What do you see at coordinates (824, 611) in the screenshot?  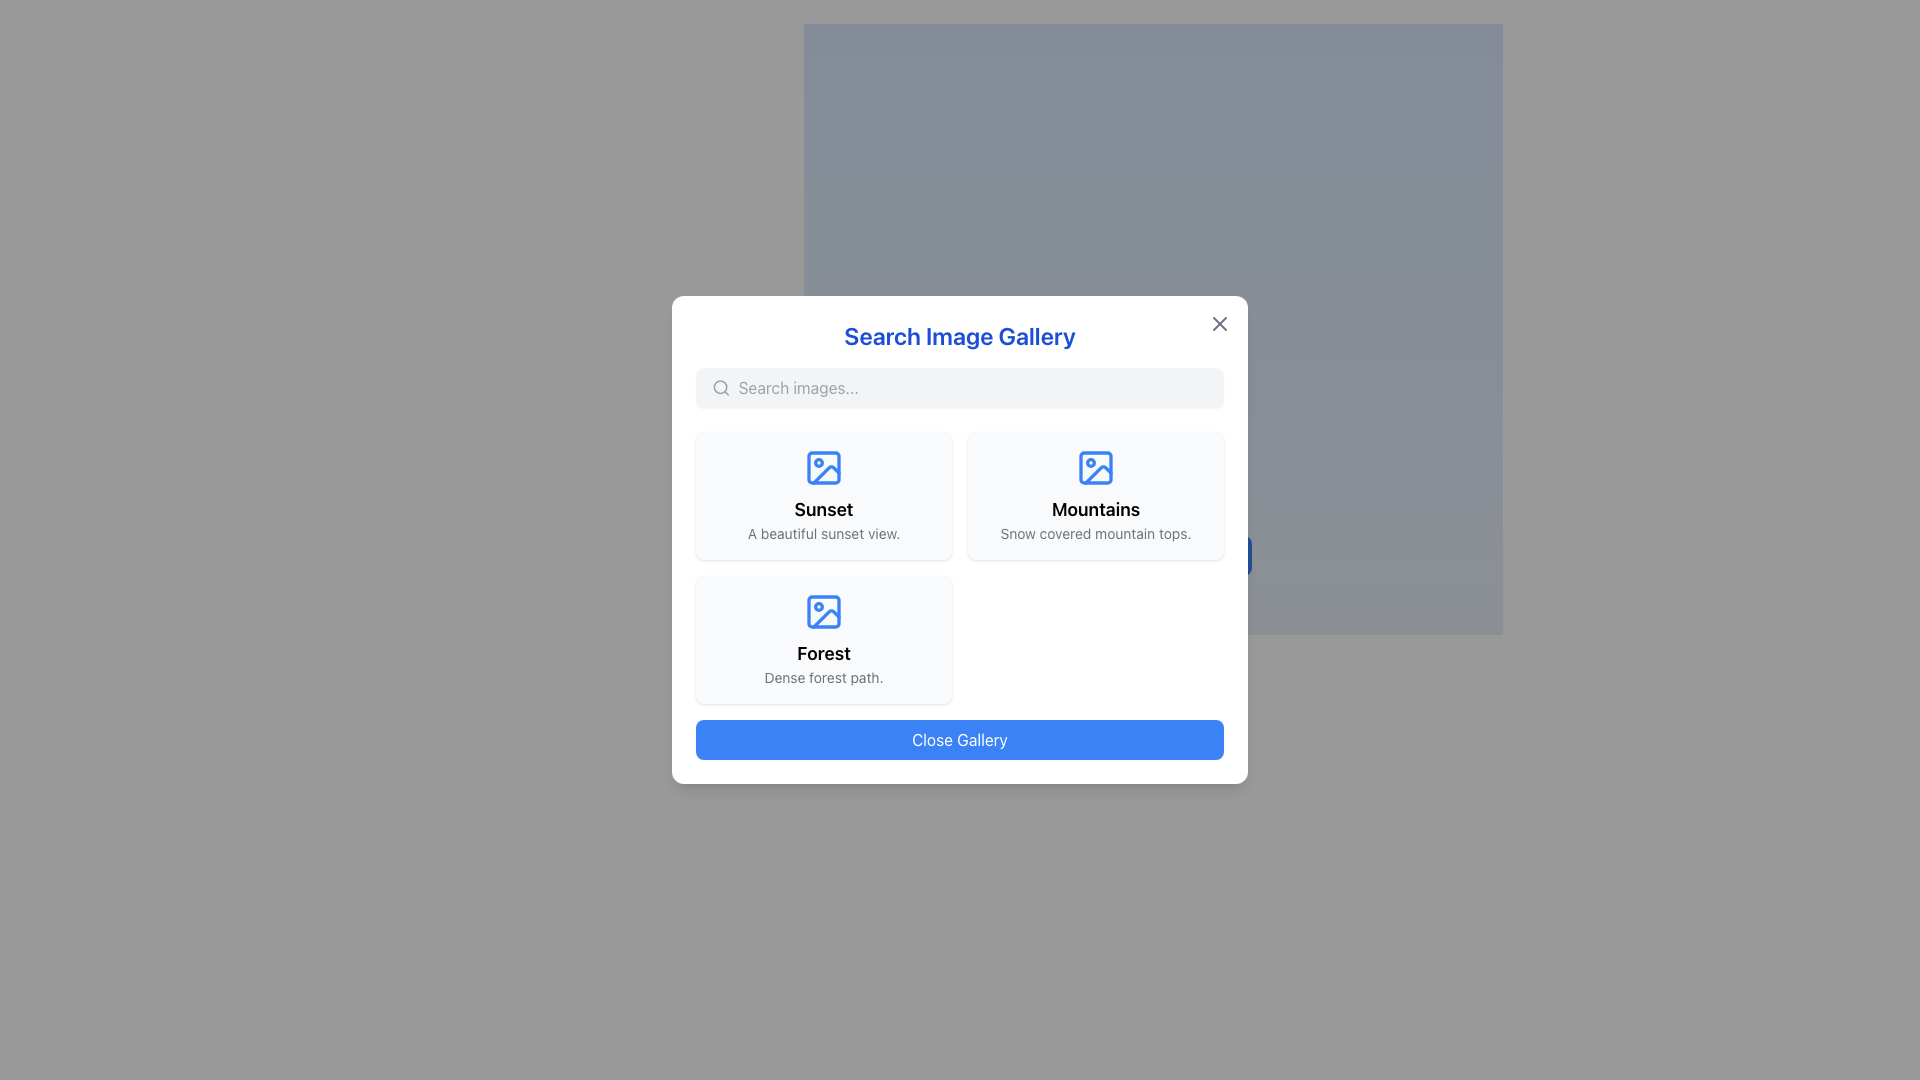 I see `the blue image symbol icon located at the upper-central part of the 'Forest' panel` at bounding box center [824, 611].